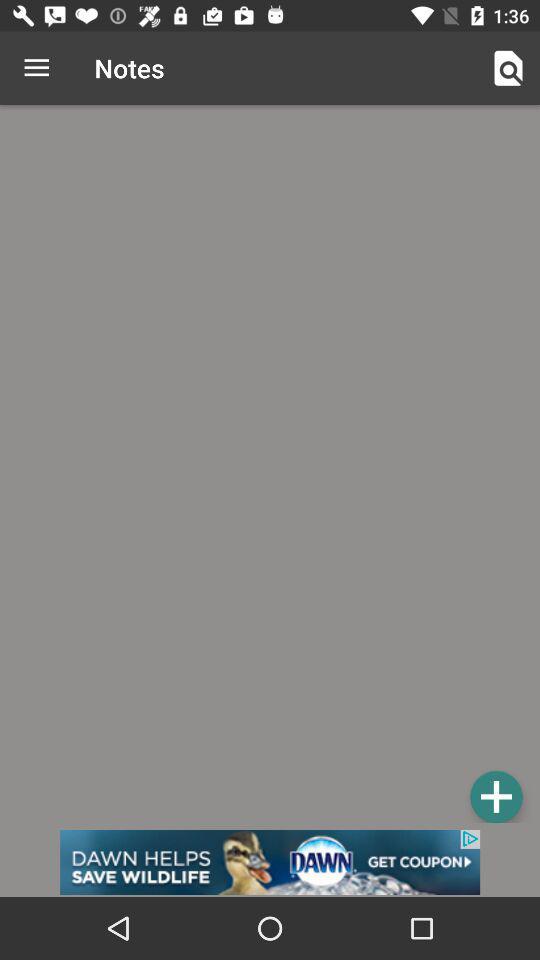 The width and height of the screenshot is (540, 960). I want to click on advertisement, so click(270, 861).